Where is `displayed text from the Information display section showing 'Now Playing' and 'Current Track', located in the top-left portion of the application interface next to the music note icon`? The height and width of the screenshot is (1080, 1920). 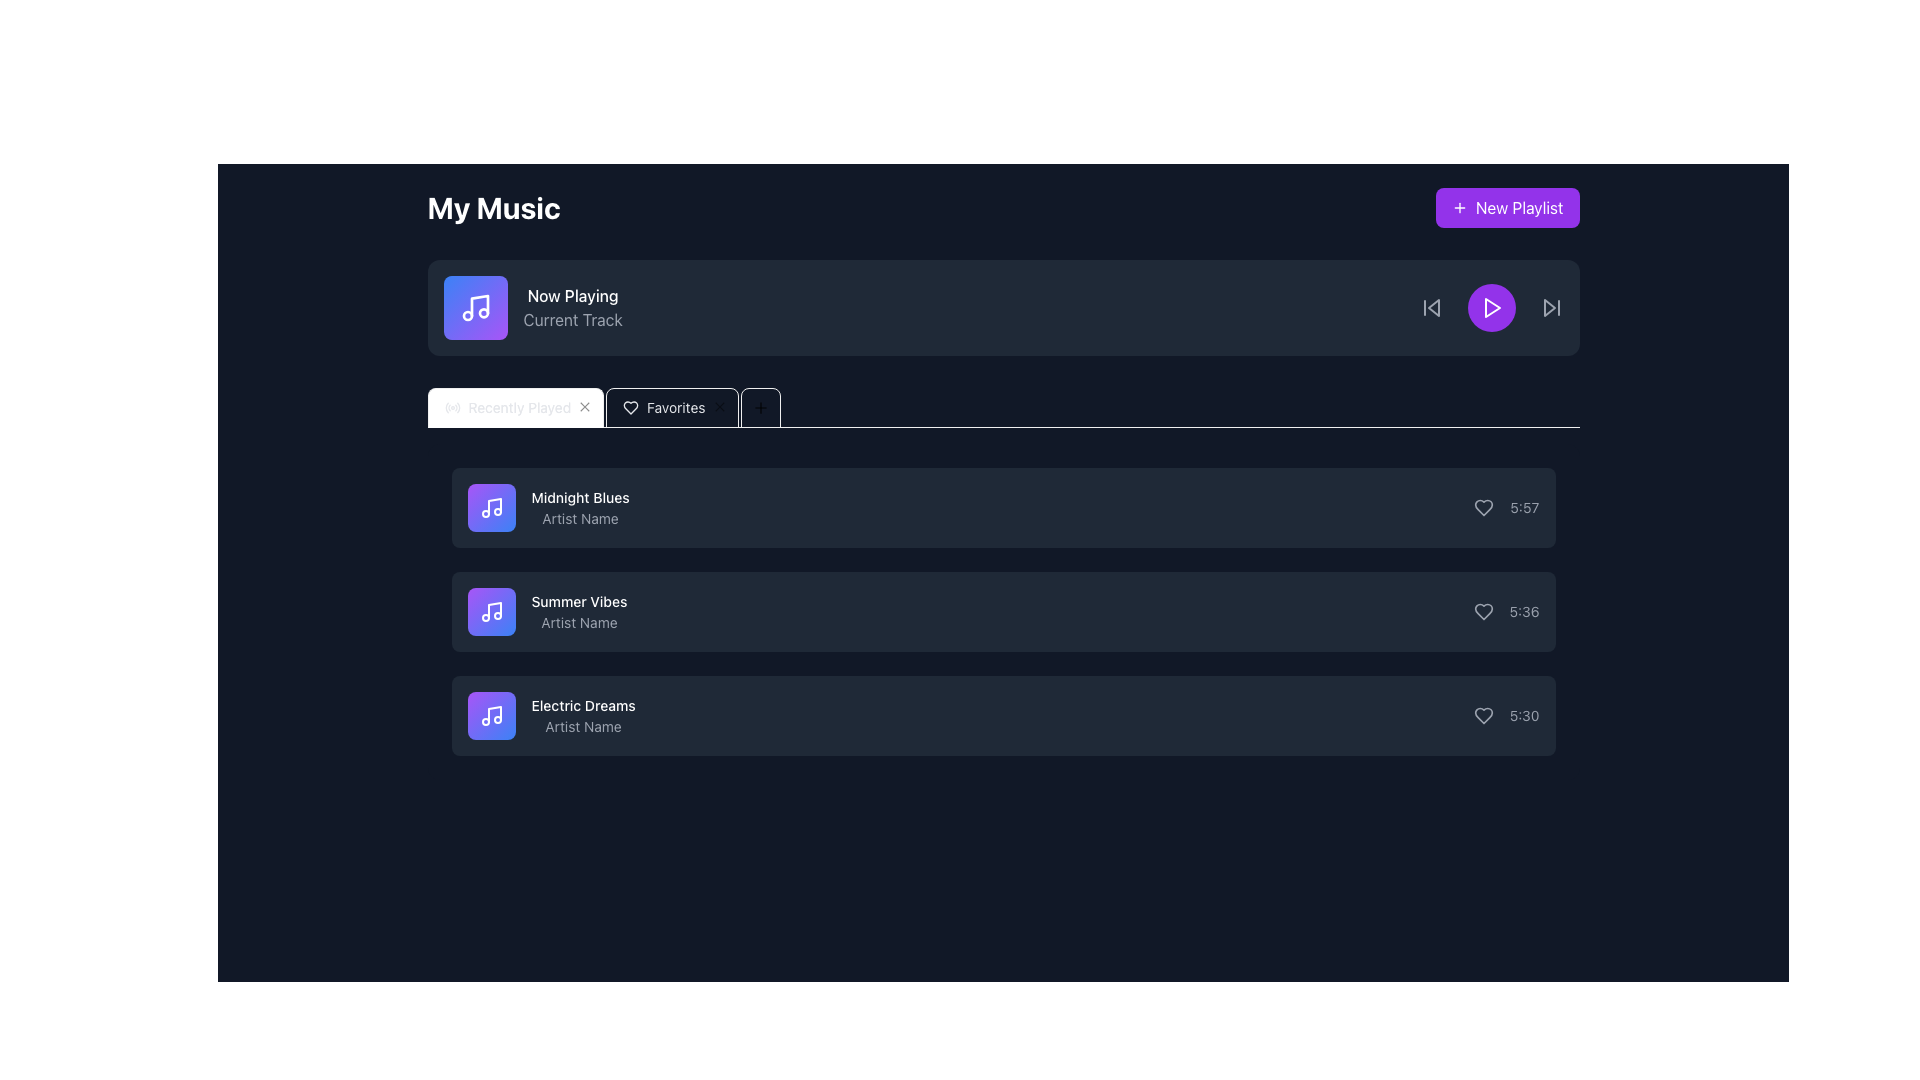
displayed text from the Information display section showing 'Now Playing' and 'Current Track', located in the top-left portion of the application interface next to the music note icon is located at coordinates (532, 308).